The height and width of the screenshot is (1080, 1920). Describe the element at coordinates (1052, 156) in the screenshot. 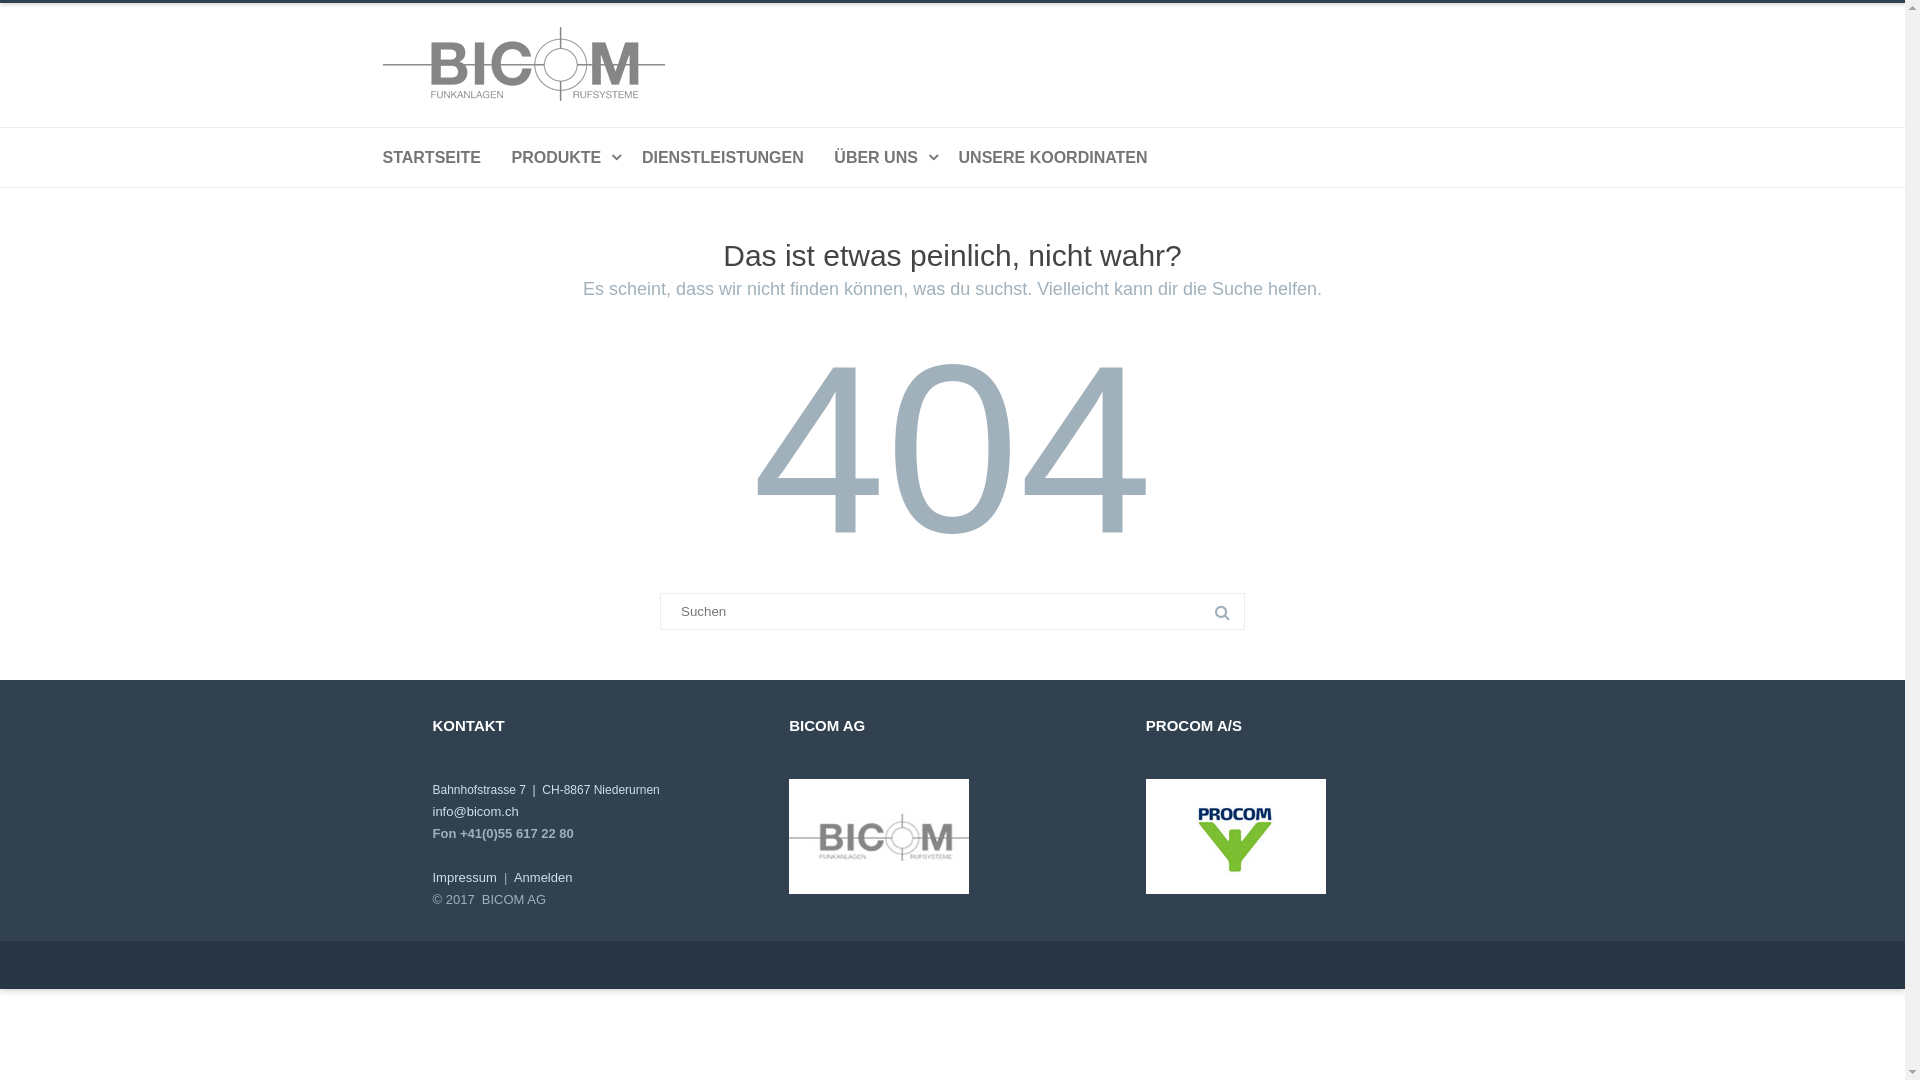

I see `'UNSERE KOORDINATEN'` at that location.